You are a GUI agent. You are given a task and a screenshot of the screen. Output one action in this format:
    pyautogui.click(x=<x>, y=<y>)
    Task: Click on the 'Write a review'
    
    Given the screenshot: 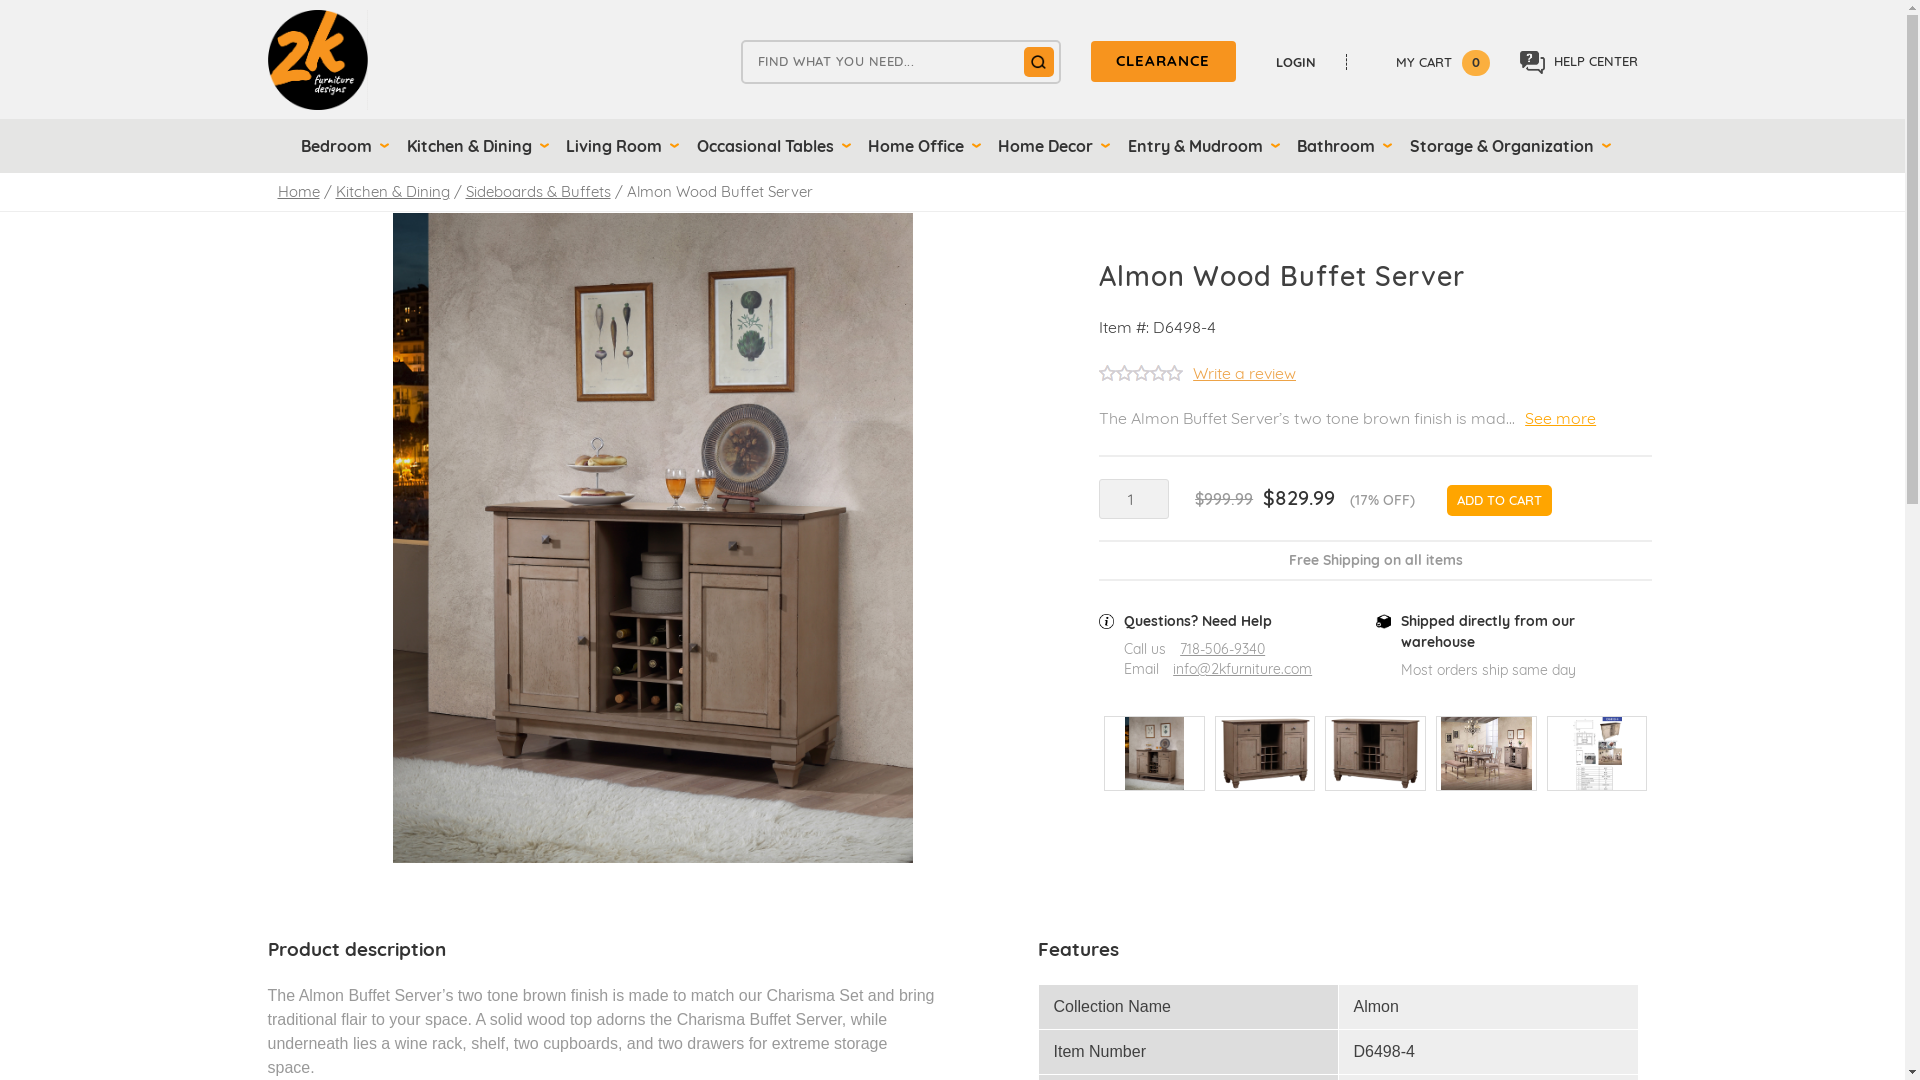 What is the action you would take?
    pyautogui.click(x=1197, y=375)
    